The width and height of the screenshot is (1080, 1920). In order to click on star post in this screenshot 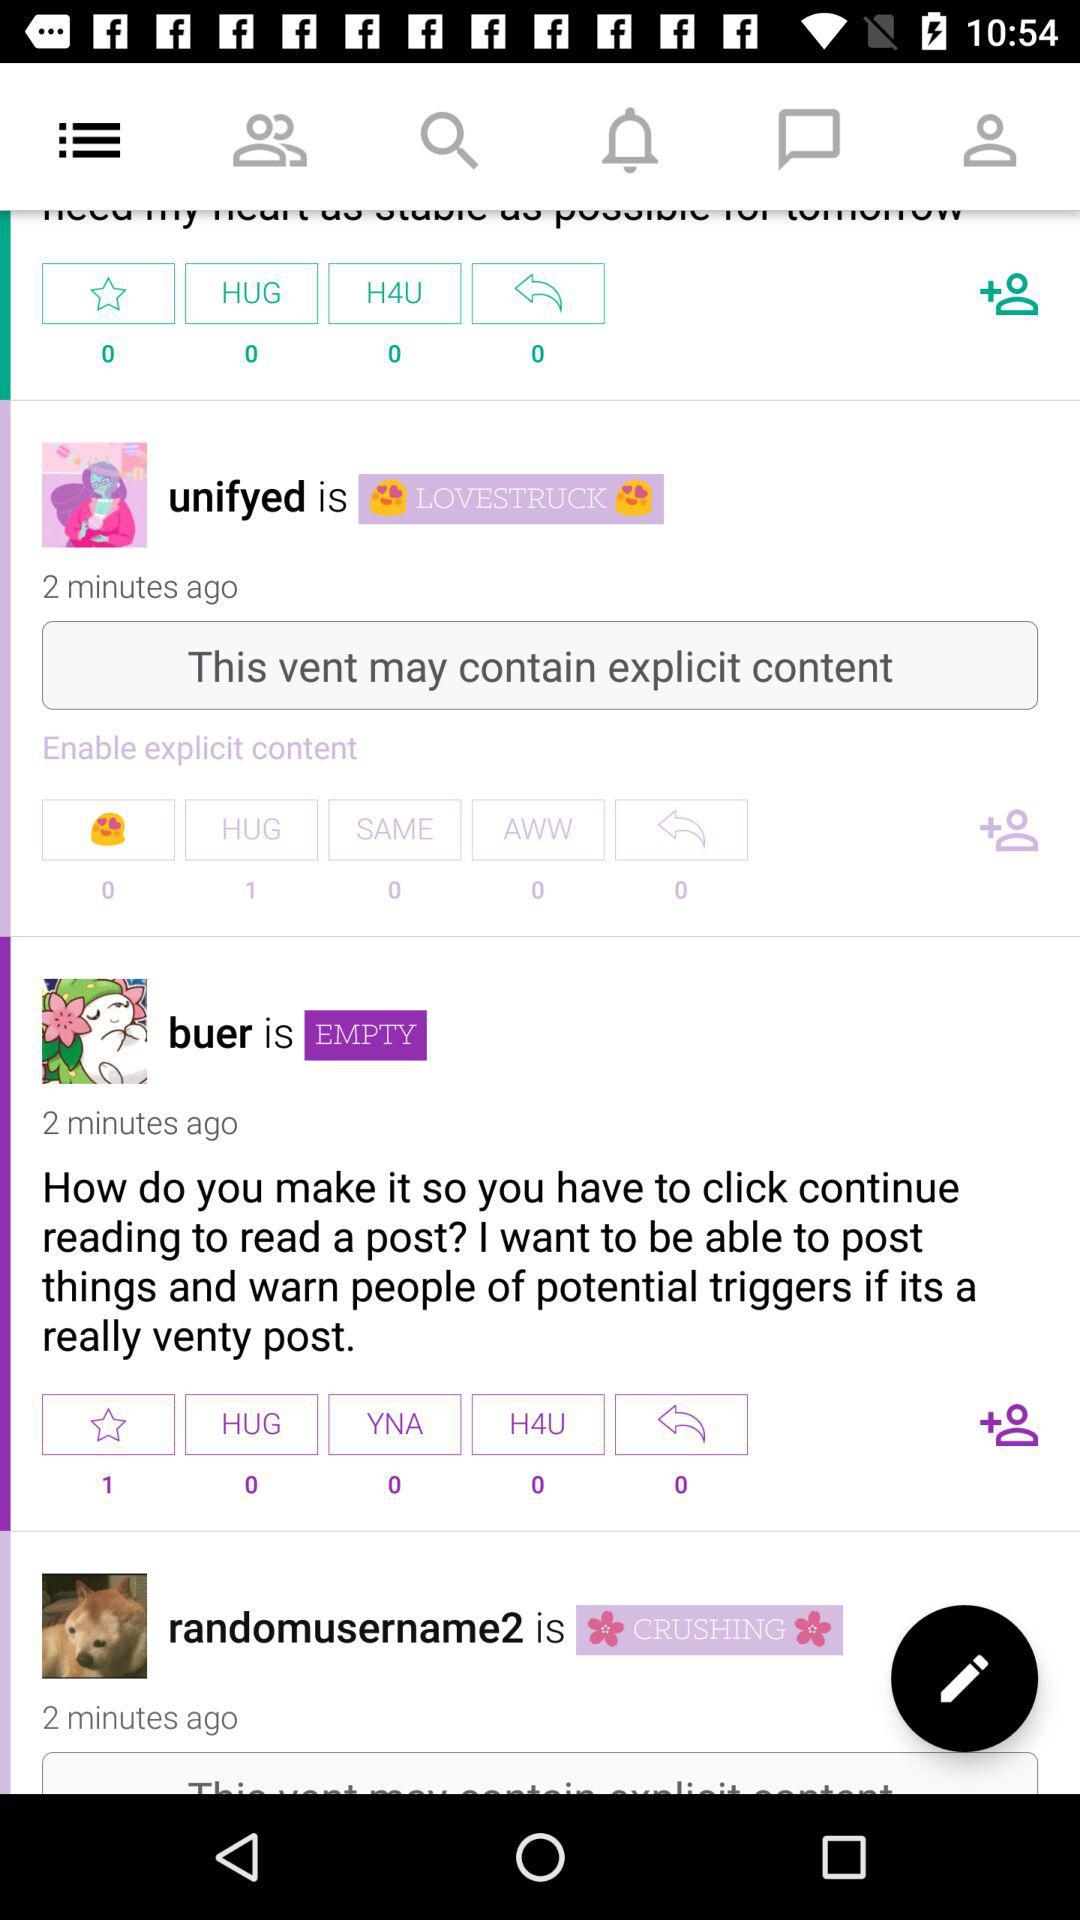, I will do `click(108, 1423)`.